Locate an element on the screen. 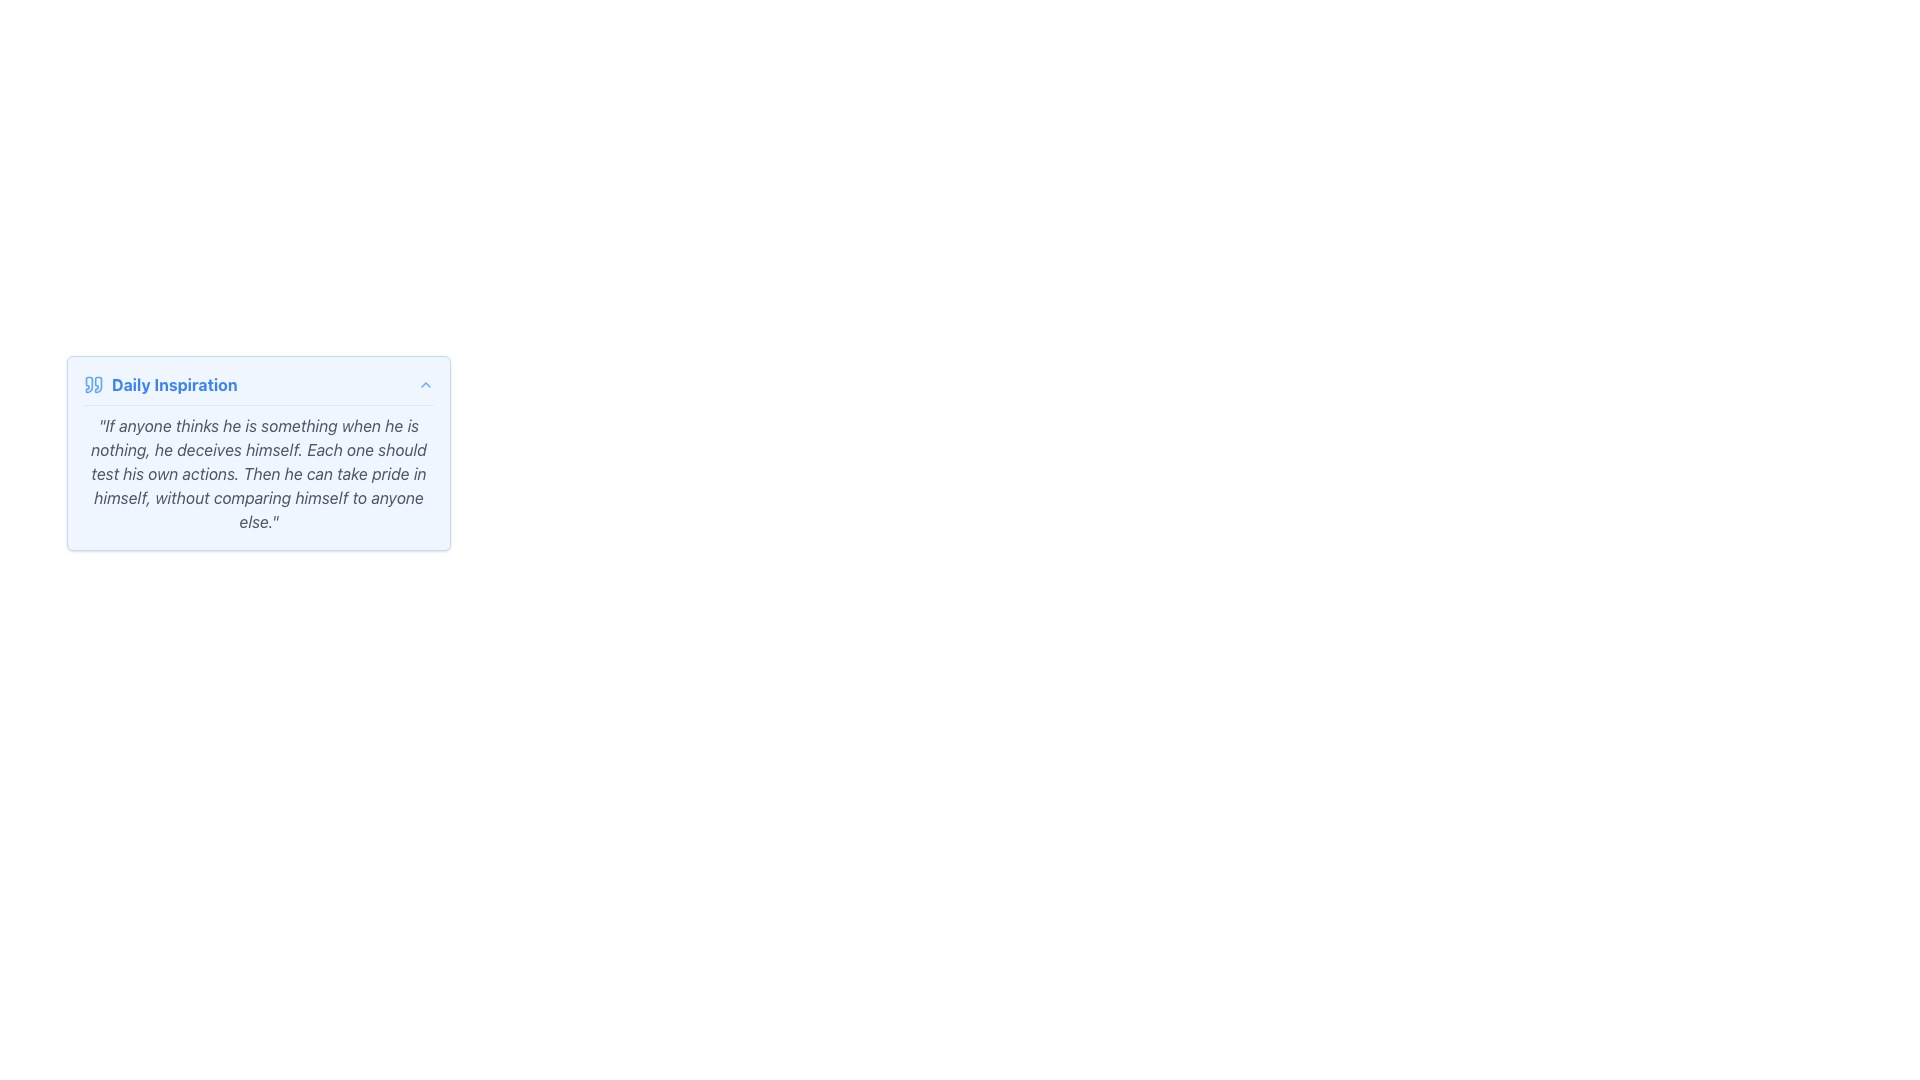 The image size is (1920, 1080). the small blue icon resembling quotation marks located at the far left of the header labeled 'Daily Inspiration' is located at coordinates (93, 385).